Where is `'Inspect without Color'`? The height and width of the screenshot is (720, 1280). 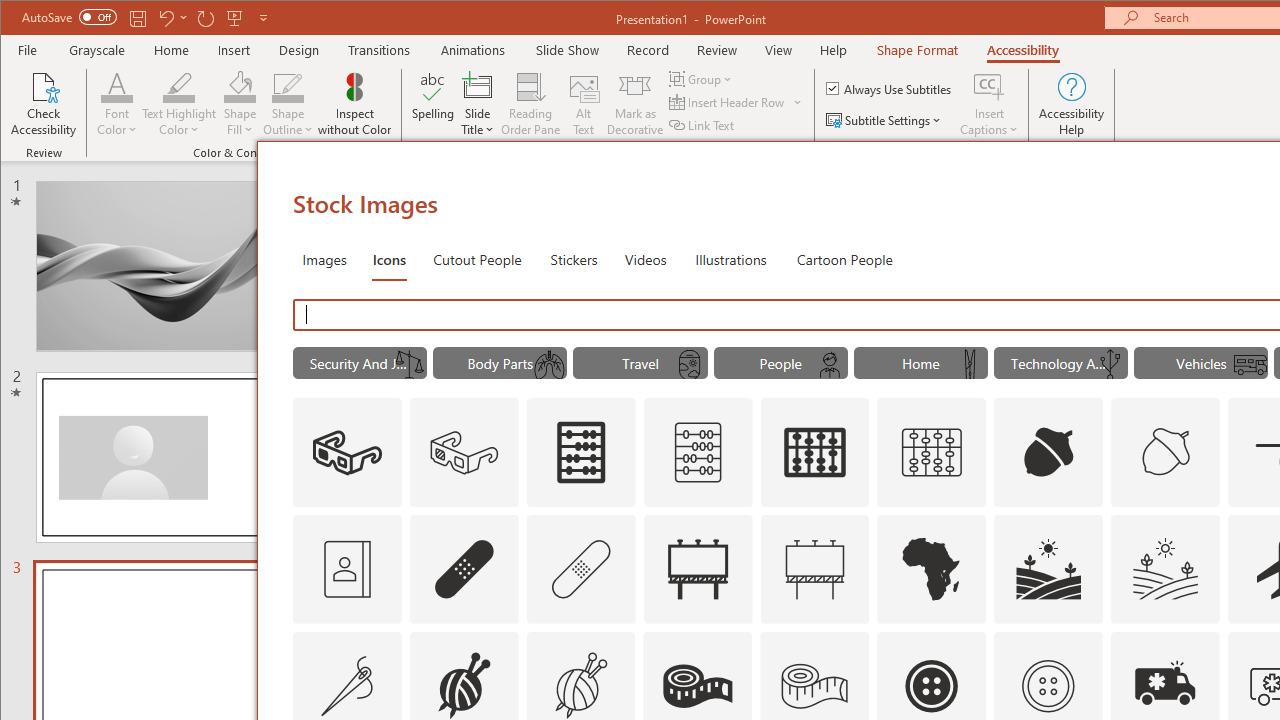 'Inspect without Color' is located at coordinates (355, 104).